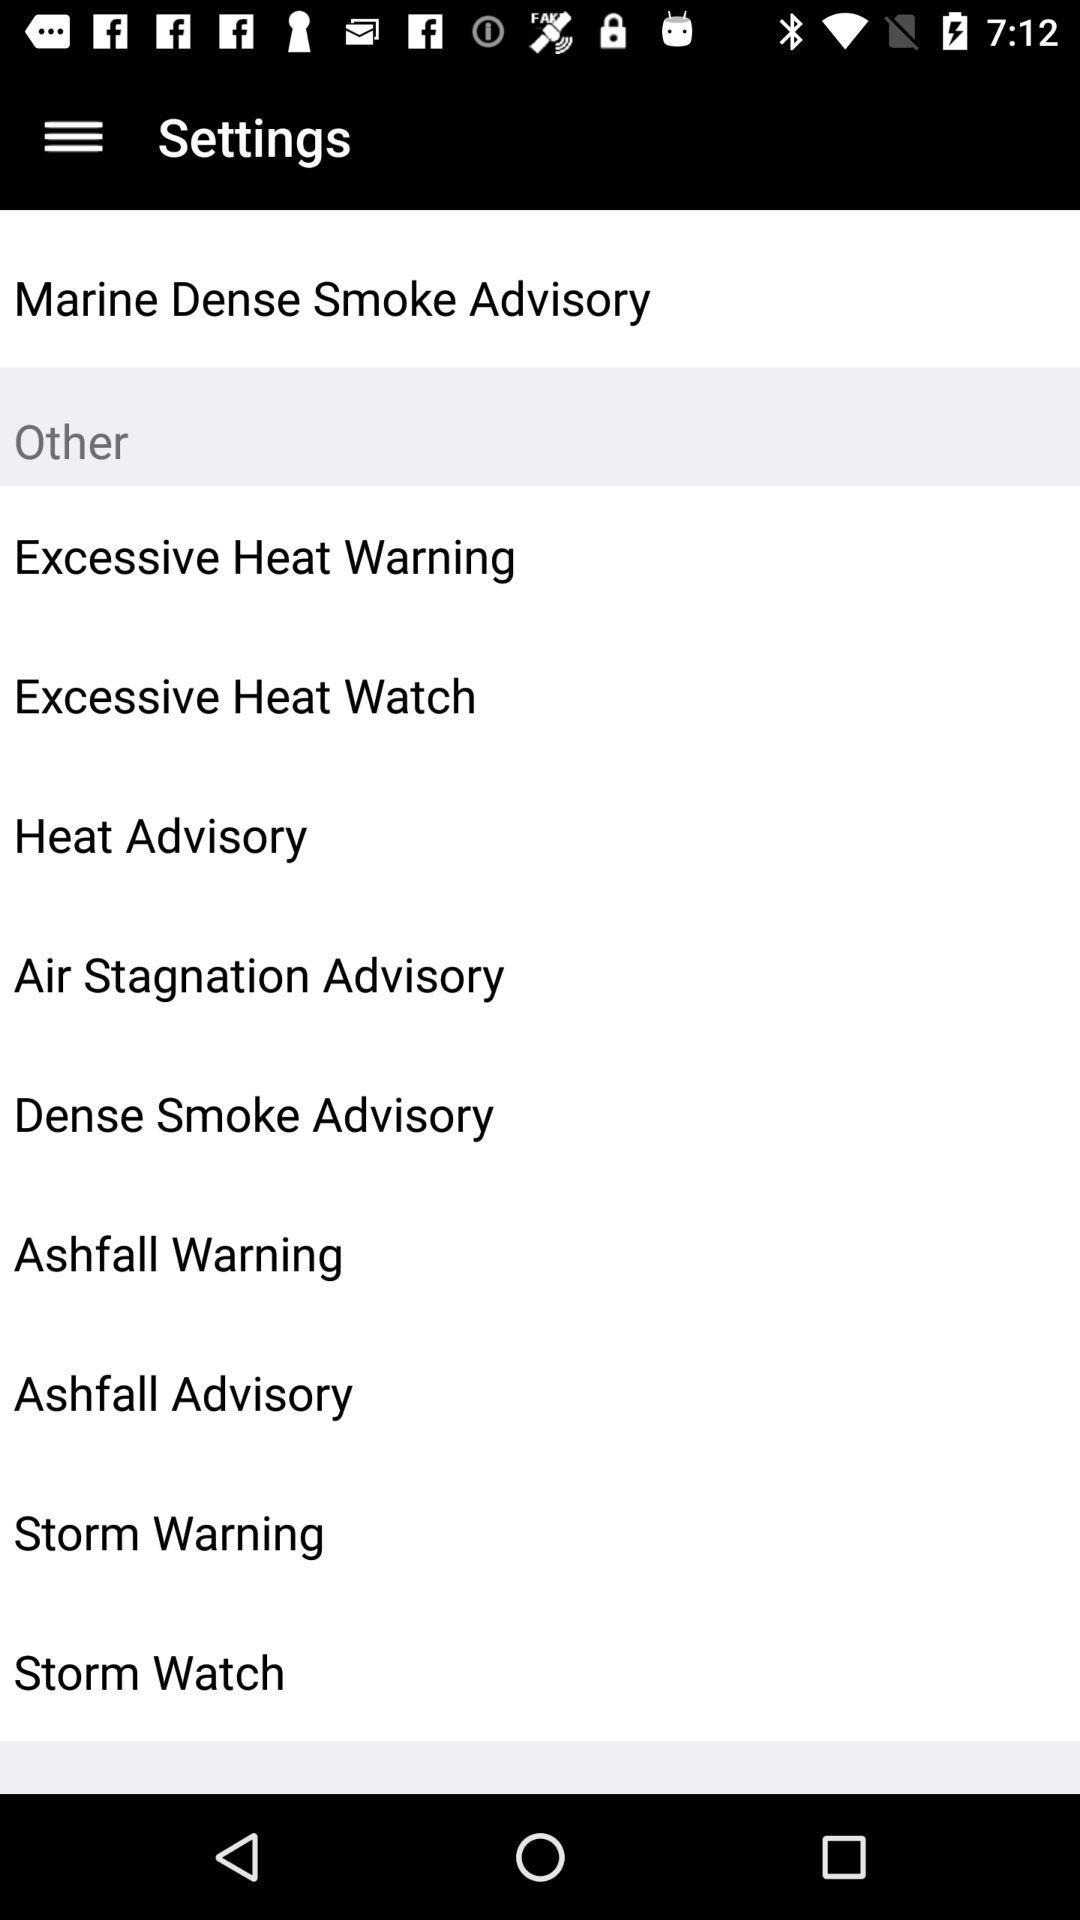 This screenshot has height=1920, width=1080. What do you see at coordinates (1017, 834) in the screenshot?
I see `the icon to the right of the heat advisory icon` at bounding box center [1017, 834].